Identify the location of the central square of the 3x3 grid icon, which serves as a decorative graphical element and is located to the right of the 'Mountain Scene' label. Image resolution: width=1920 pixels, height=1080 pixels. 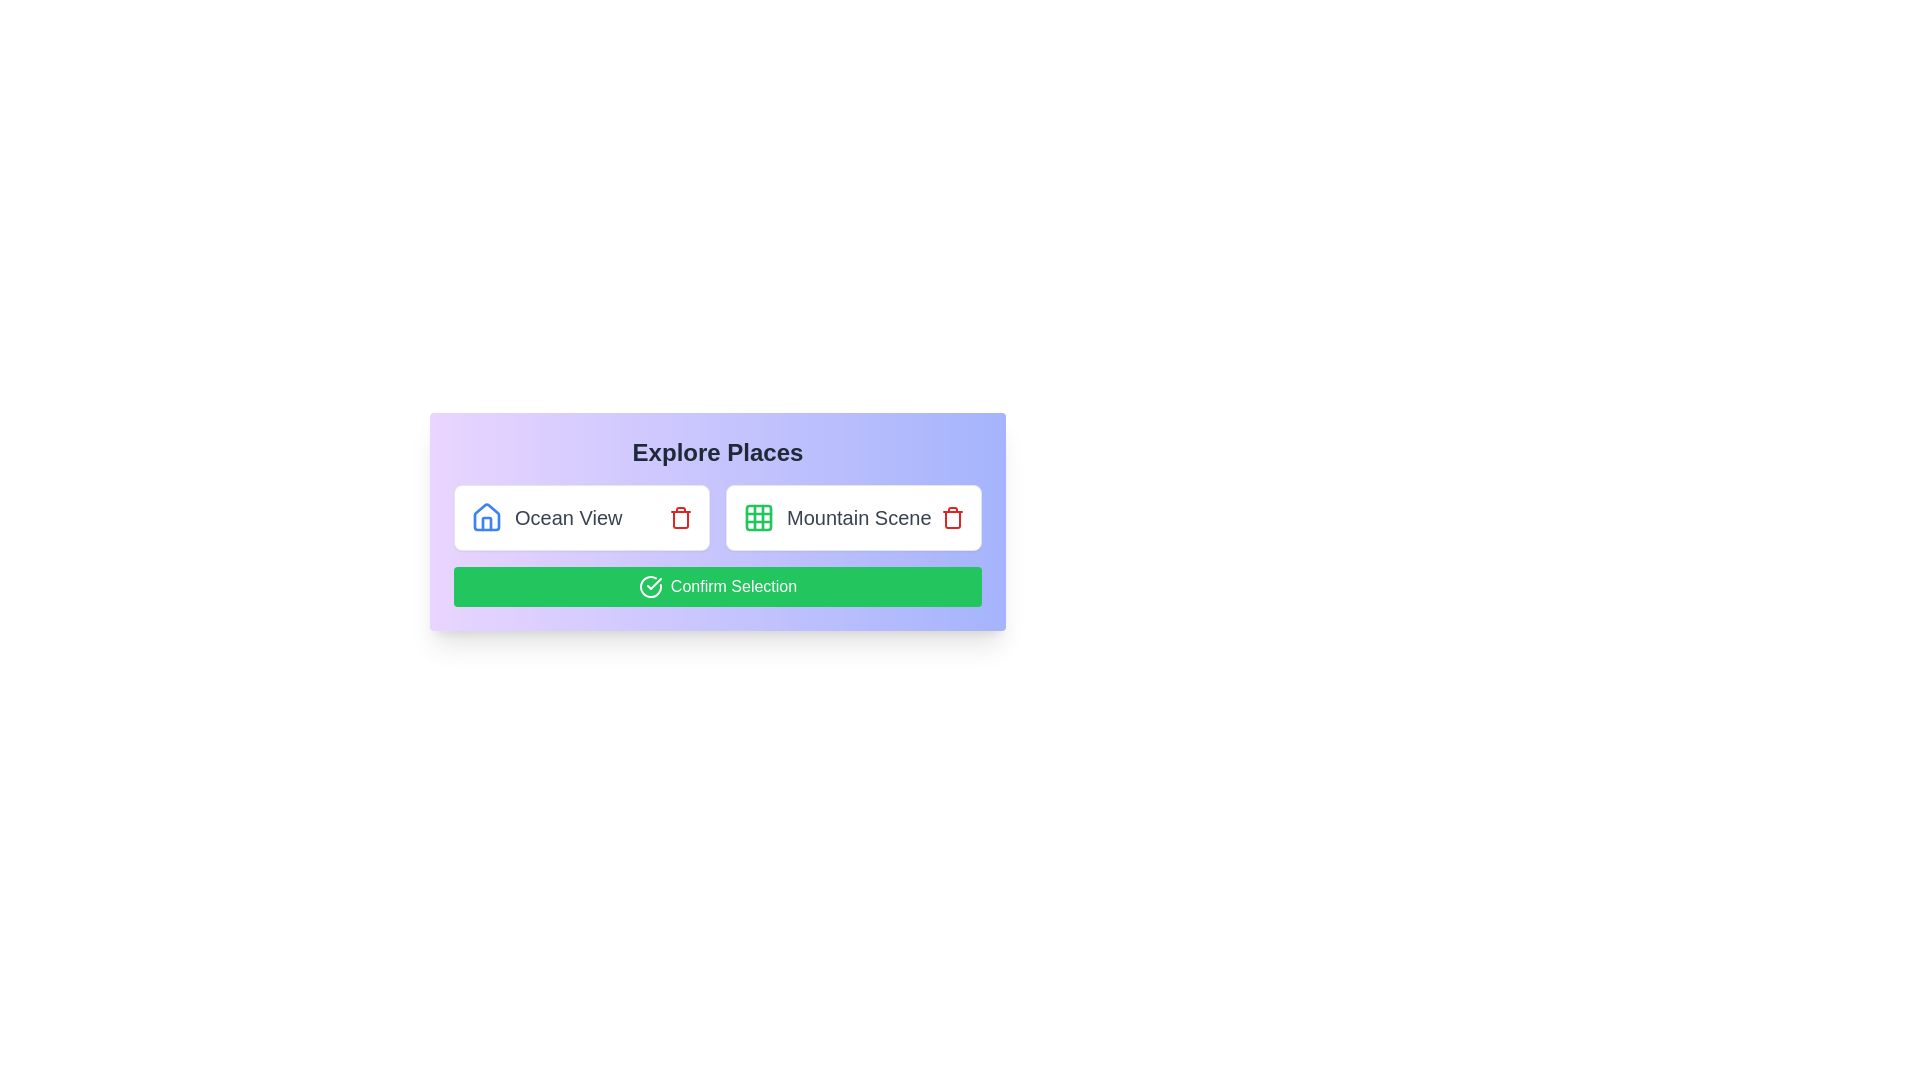
(757, 516).